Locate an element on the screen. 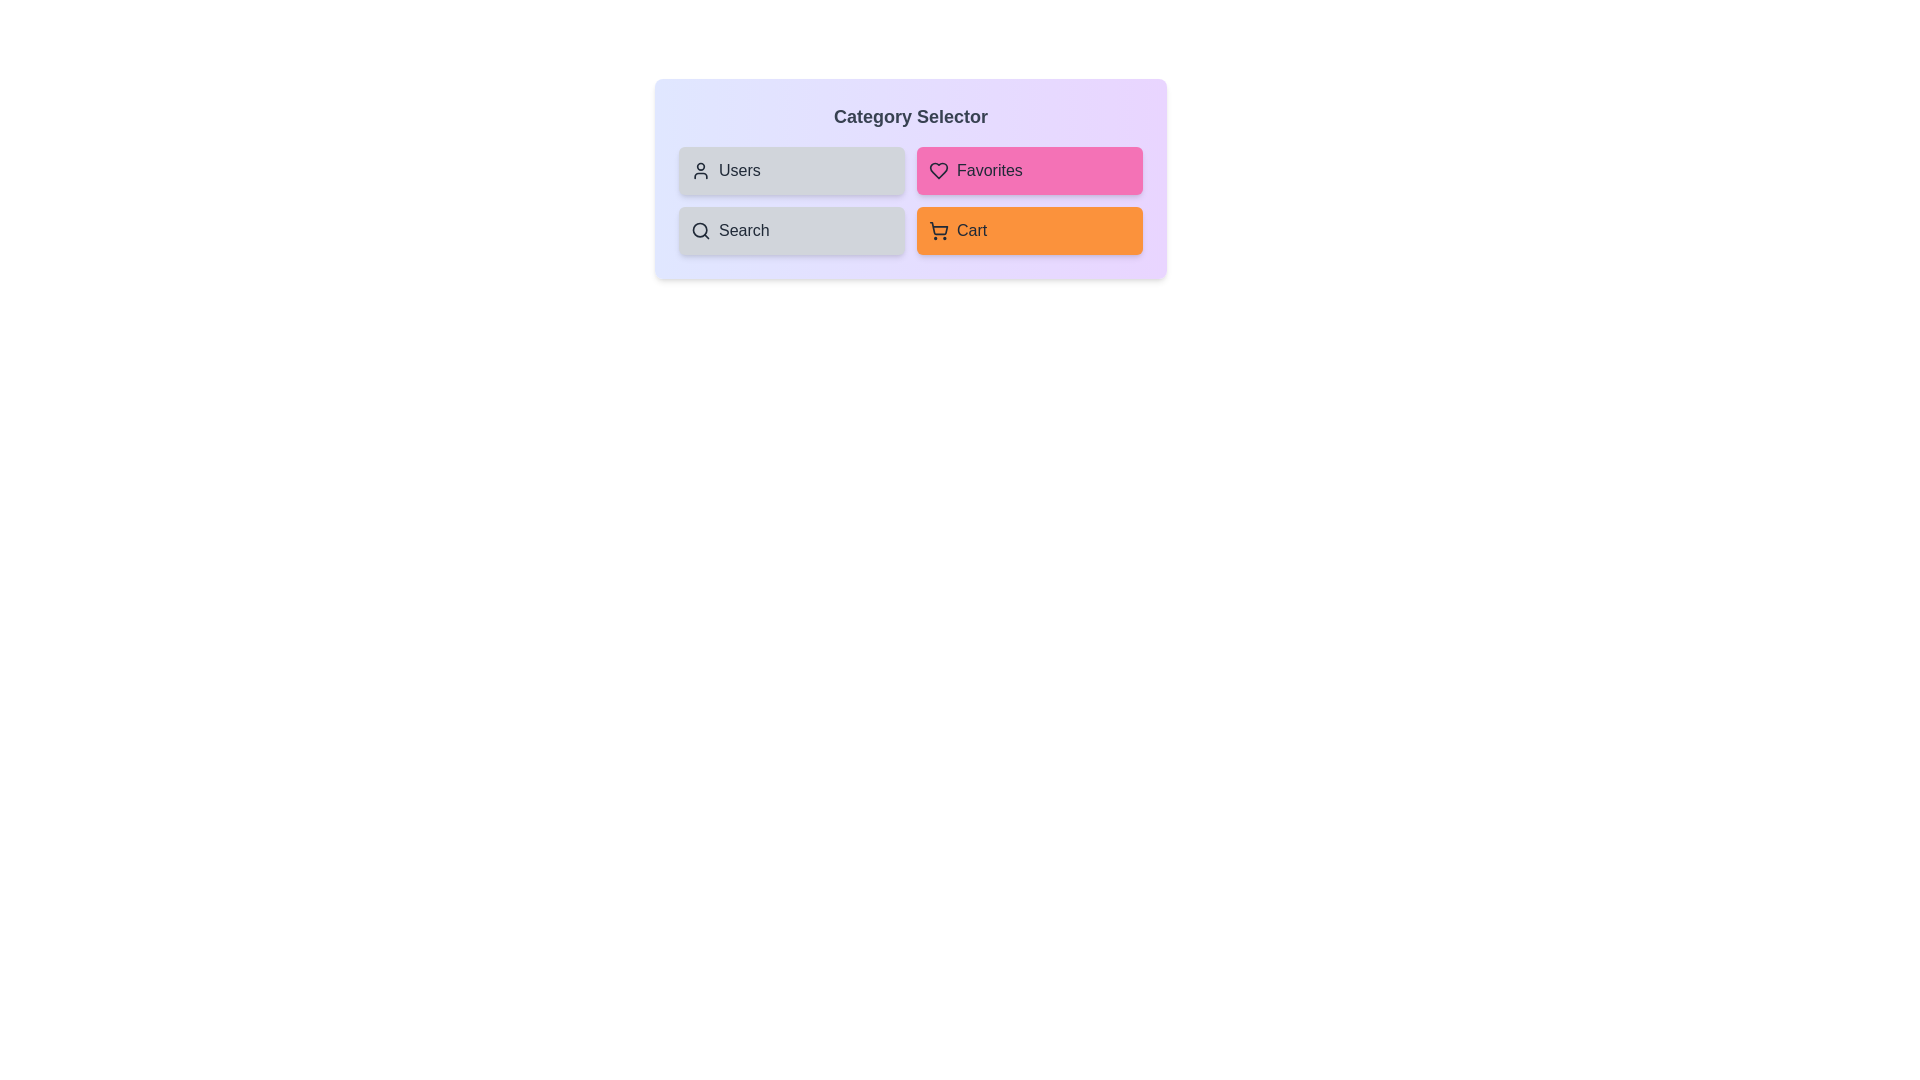  the 'Cart' button to toggle its selection state is located at coordinates (1030, 230).